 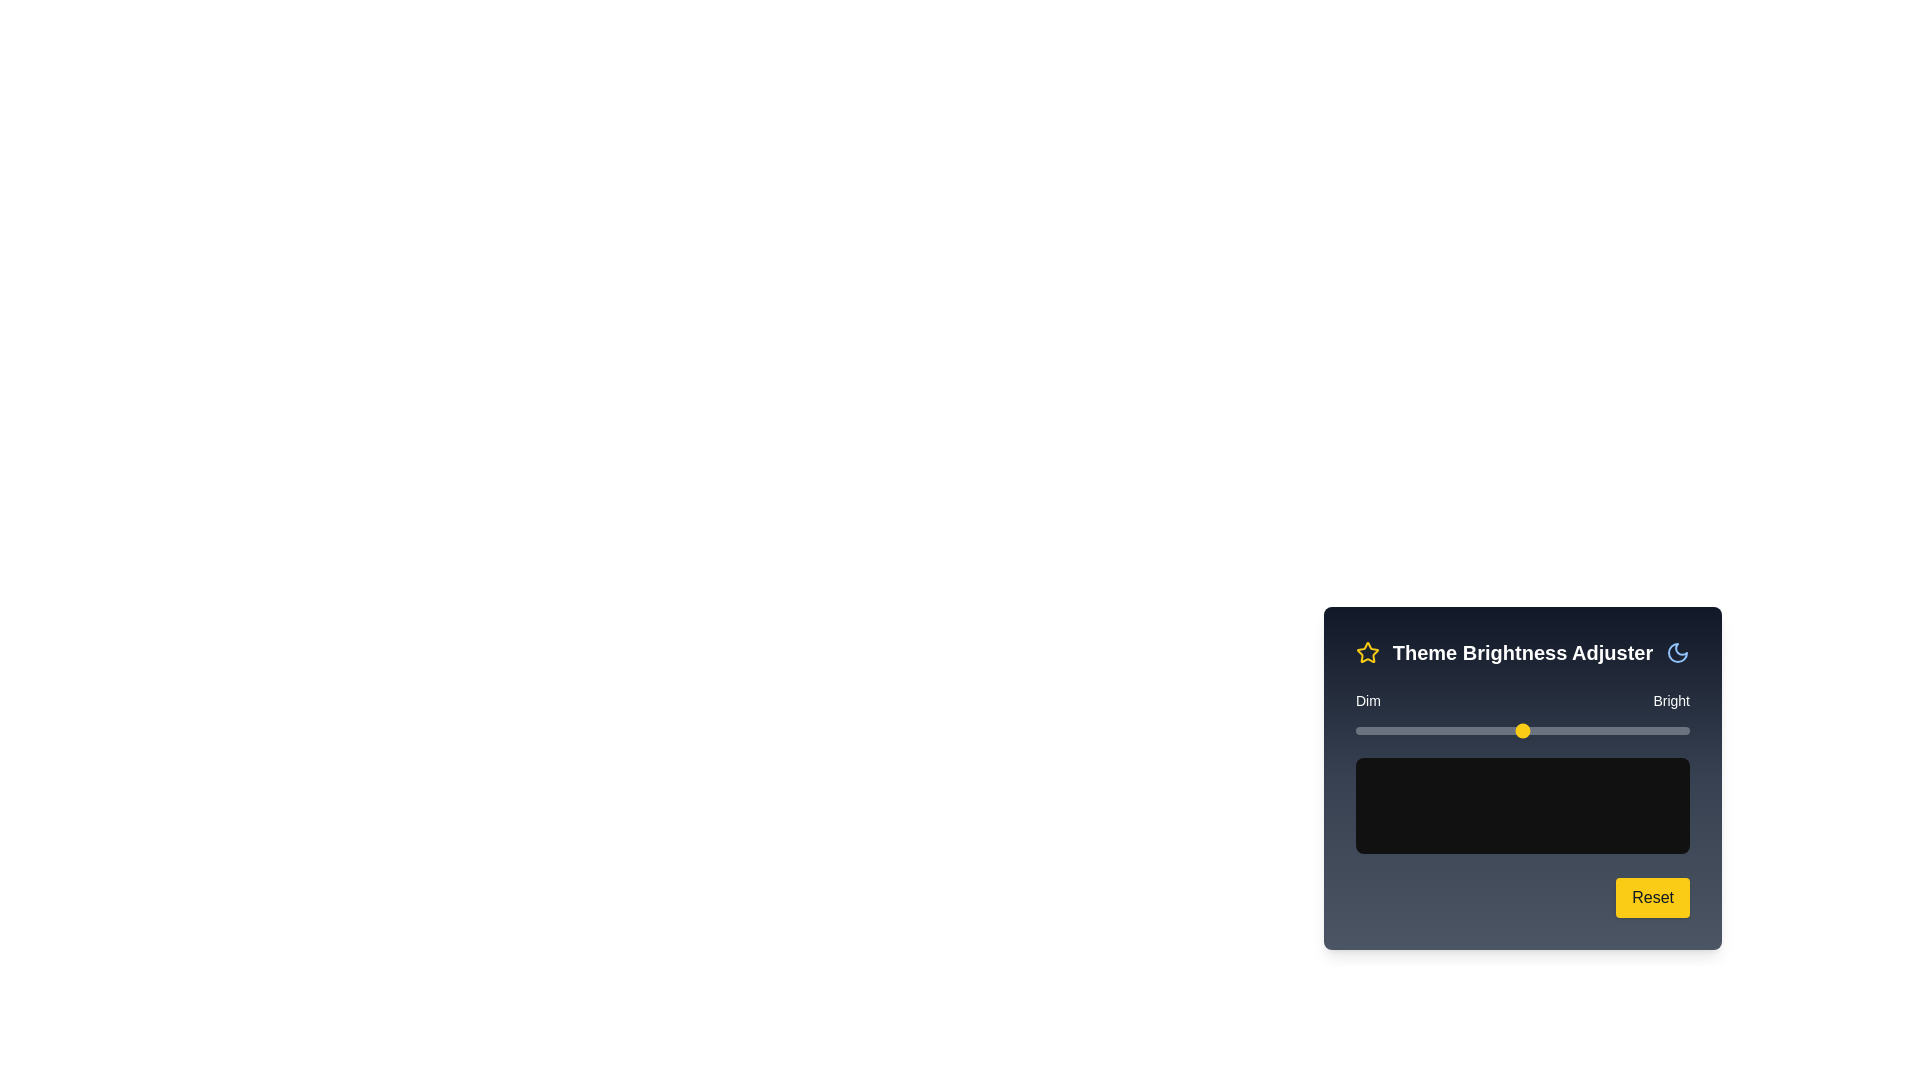 What do you see at coordinates (1606, 731) in the screenshot?
I see `the brightness slider to 75% and observe the preview area` at bounding box center [1606, 731].